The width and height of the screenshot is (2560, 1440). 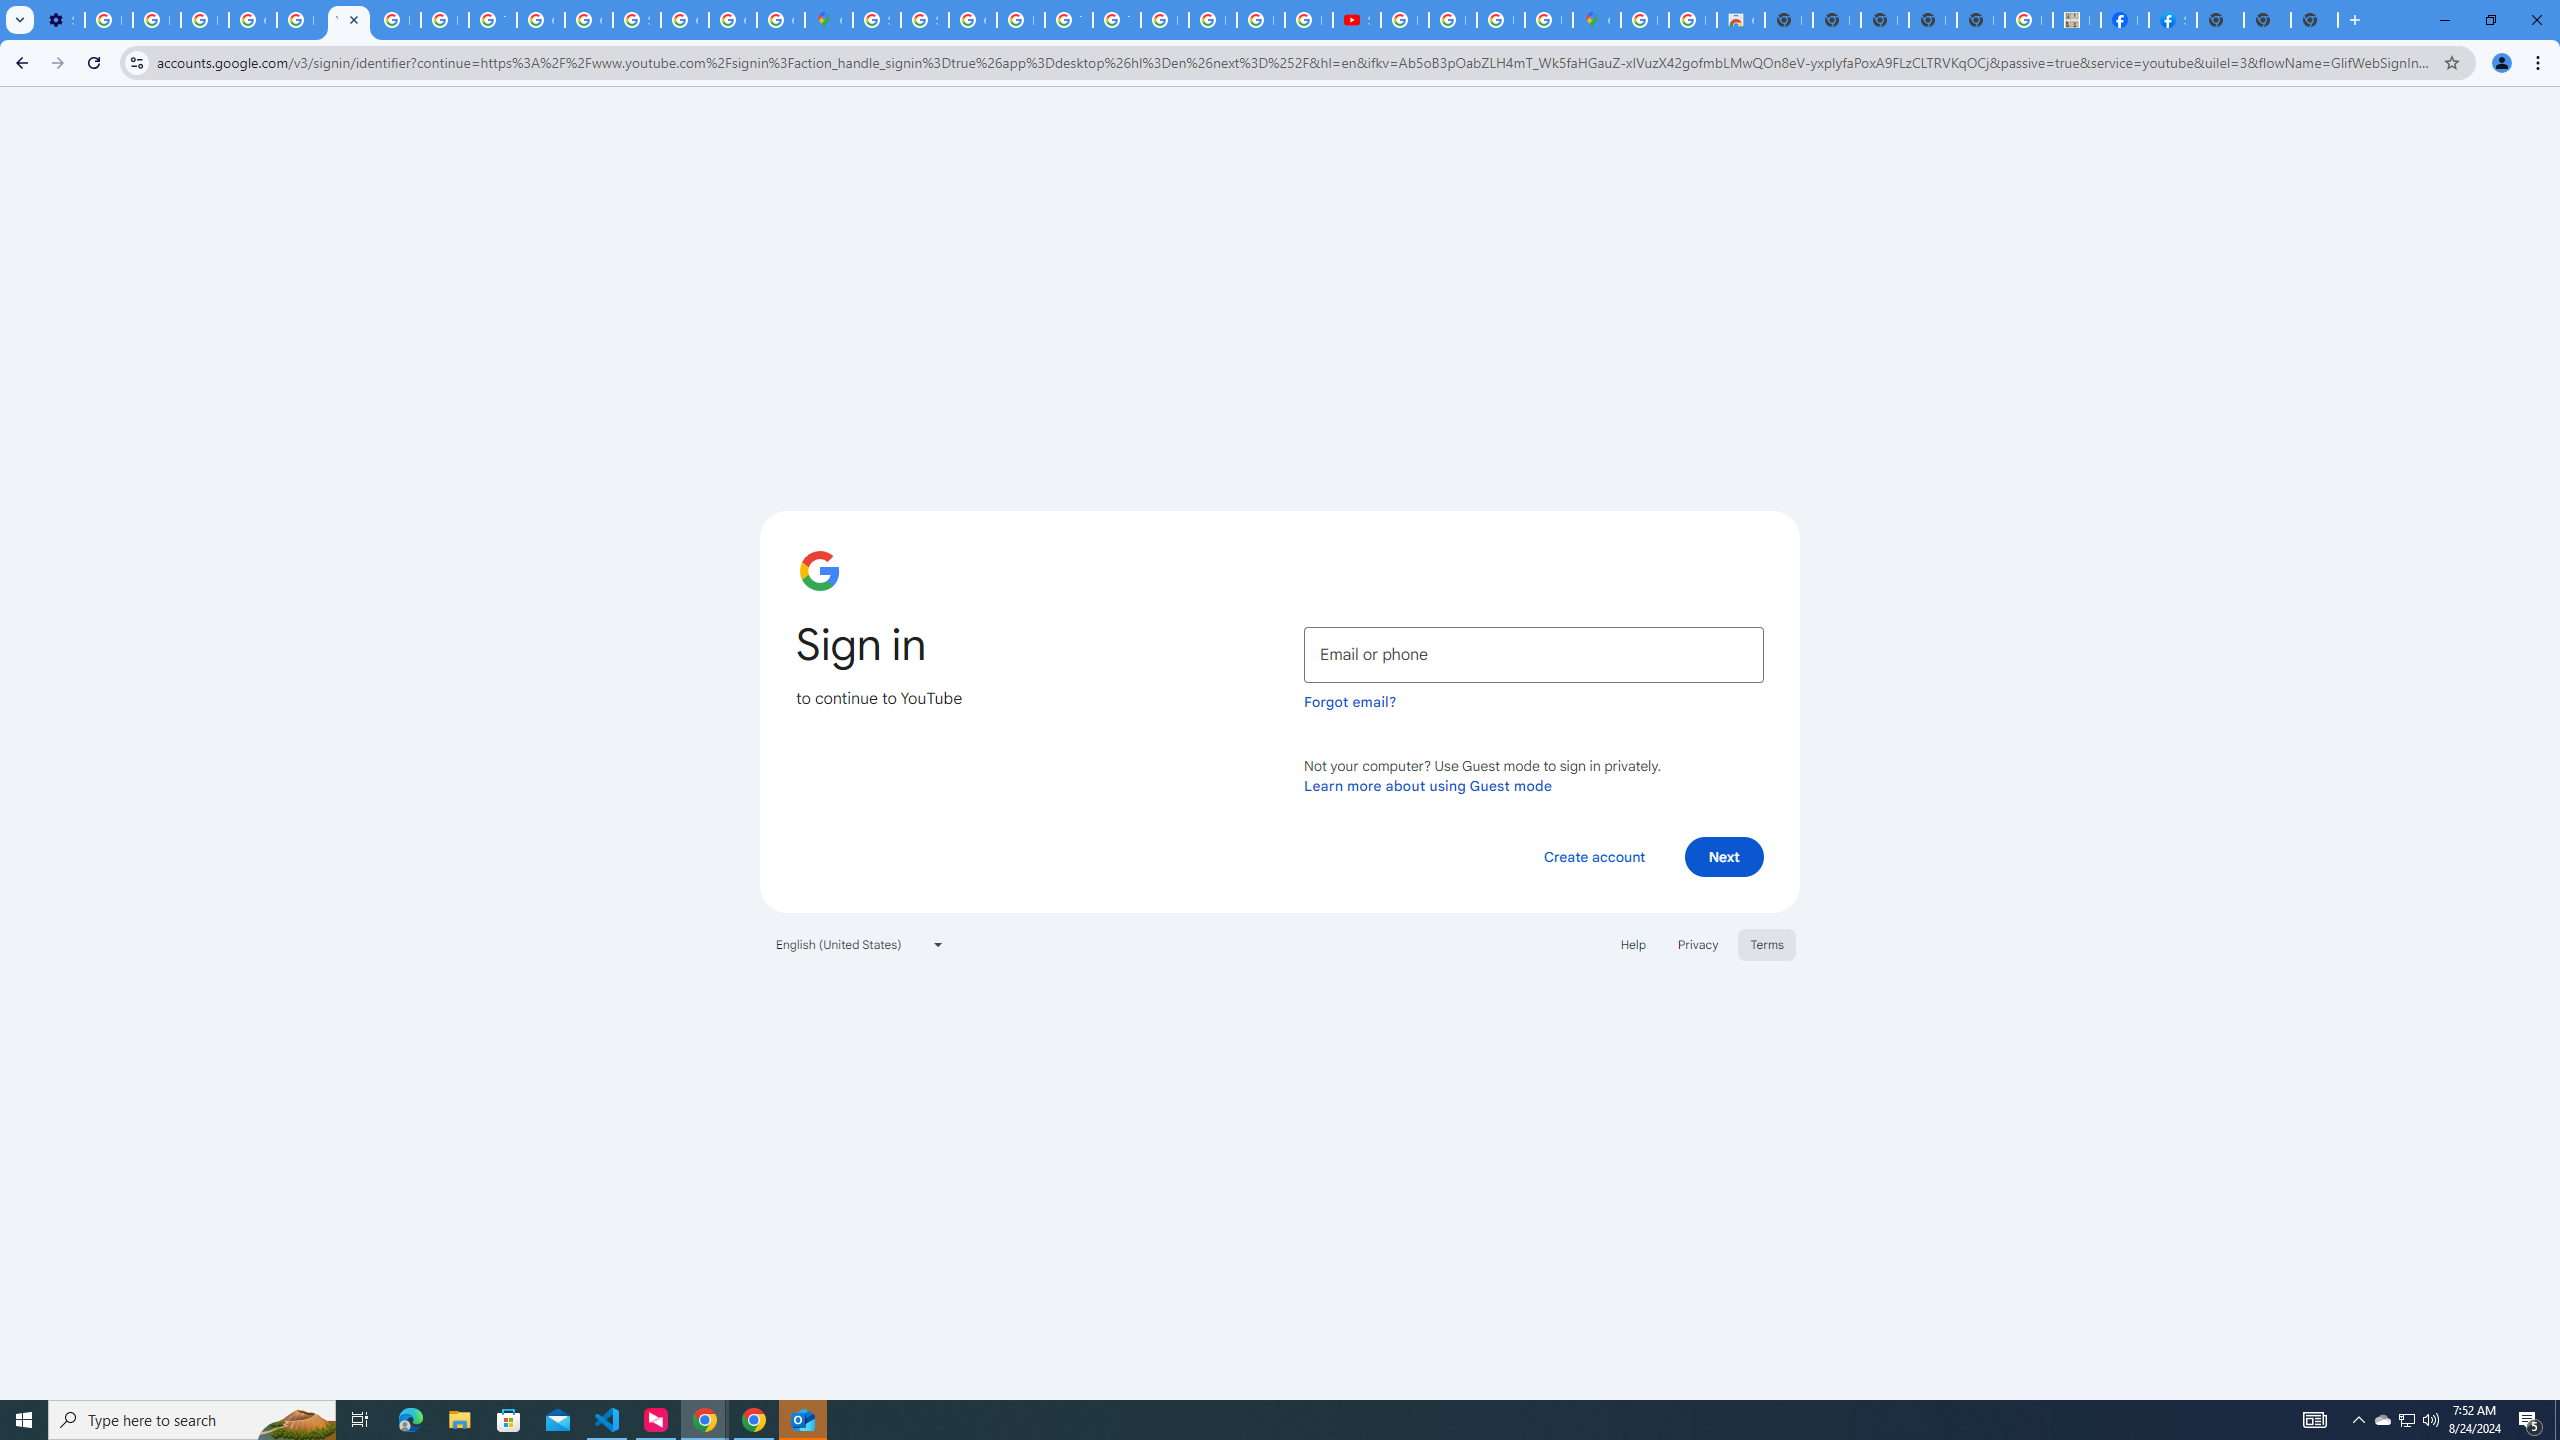 What do you see at coordinates (2314, 19) in the screenshot?
I see `'New Tab'` at bounding box center [2314, 19].